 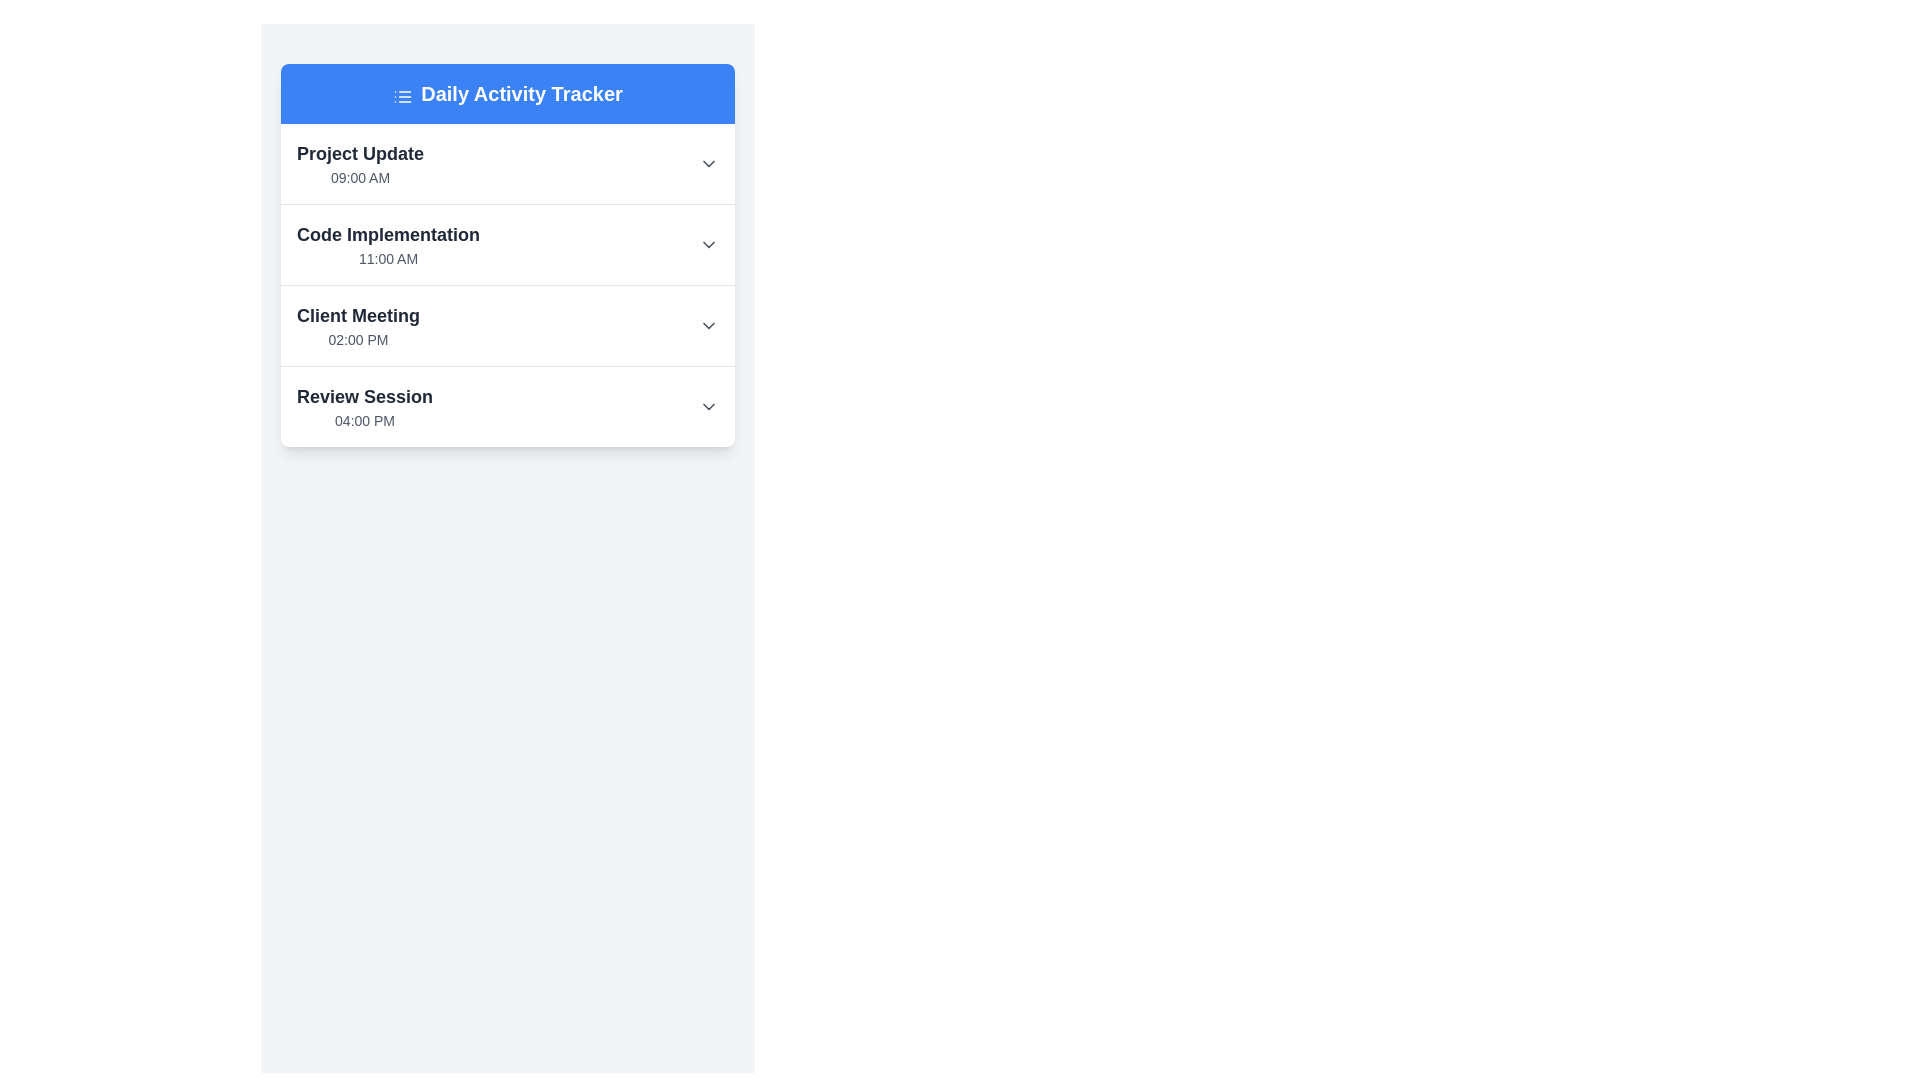 I want to click on the bold, large-sized text label displaying 'Project Update' located at the top of a white rectangular section, which contrasts with the smaller text '09:00 AM' below it, so click(x=360, y=153).